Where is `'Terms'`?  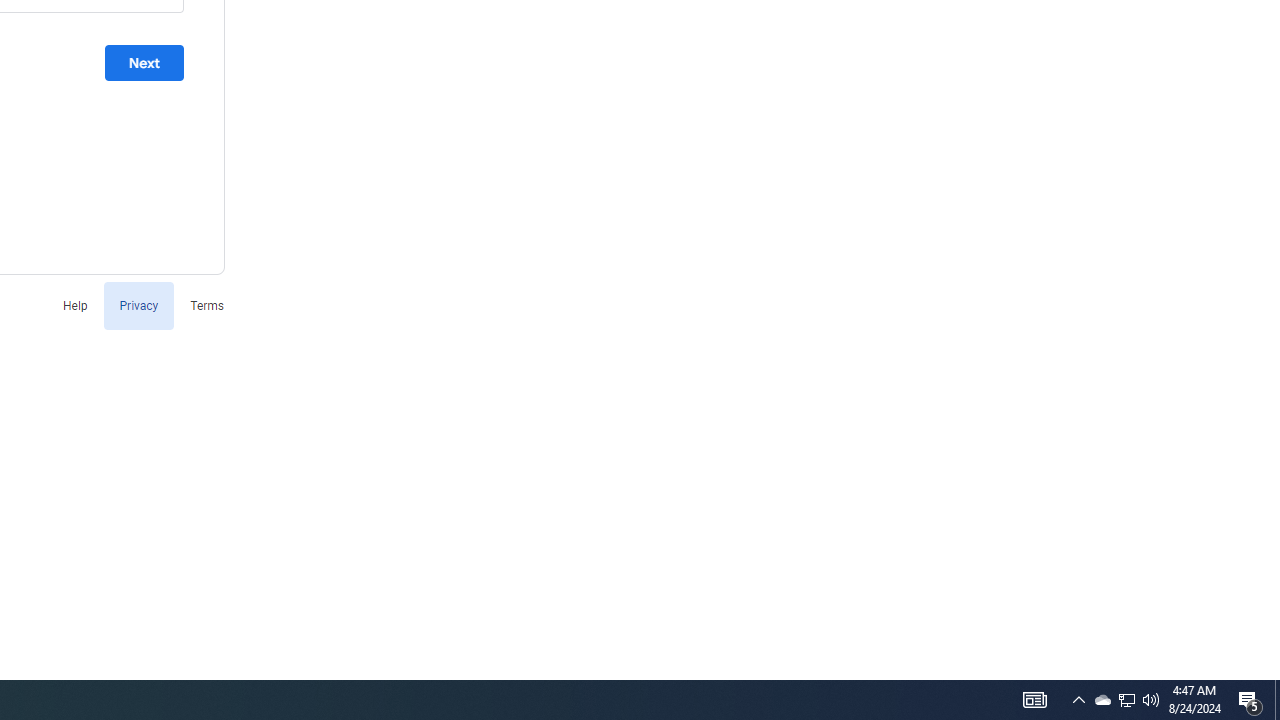 'Terms' is located at coordinates (207, 305).